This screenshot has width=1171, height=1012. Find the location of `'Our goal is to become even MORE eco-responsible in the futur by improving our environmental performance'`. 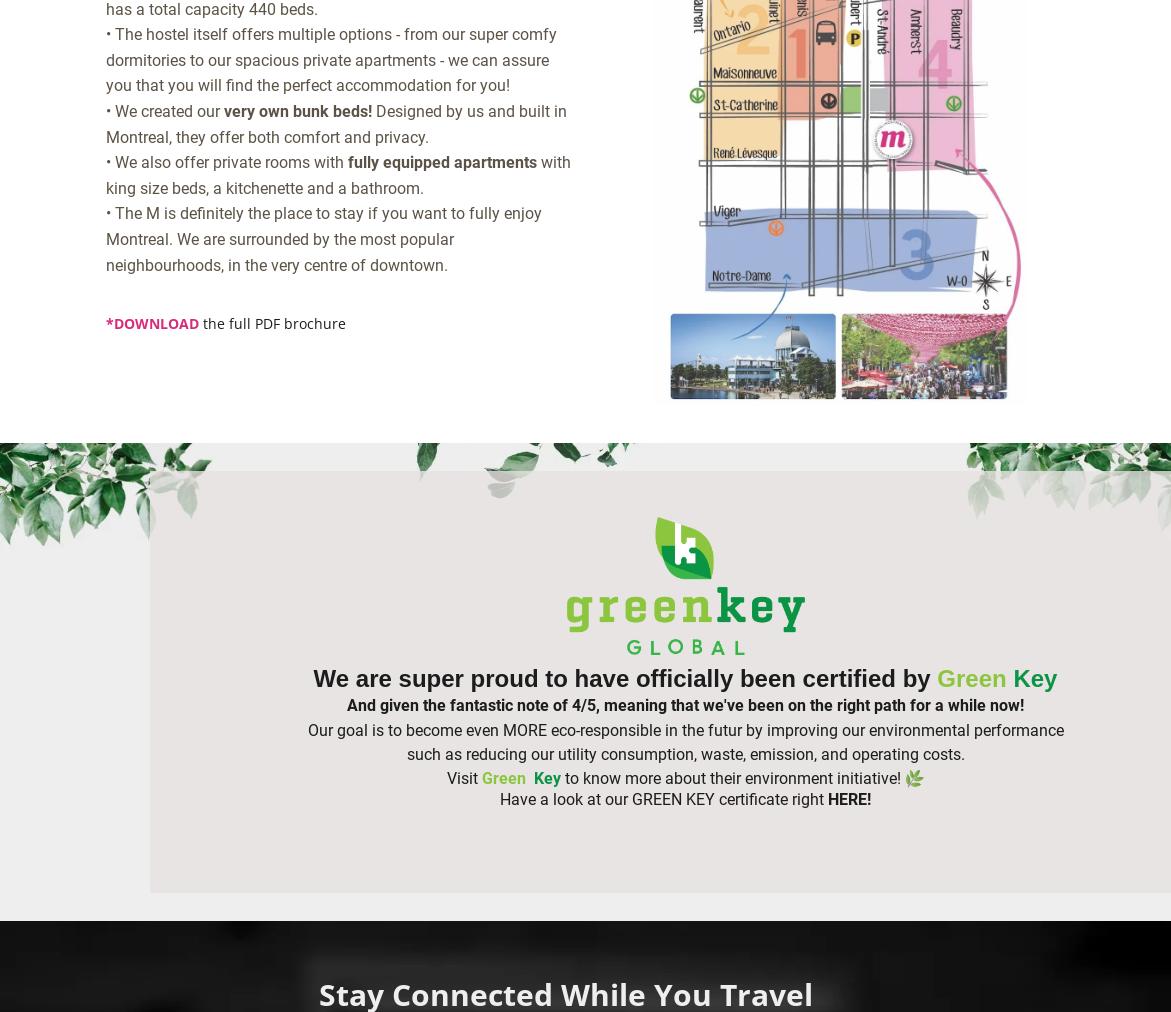

'Our goal is to become even MORE eco-responsible in the futur by improving our environmental performance' is located at coordinates (684, 729).